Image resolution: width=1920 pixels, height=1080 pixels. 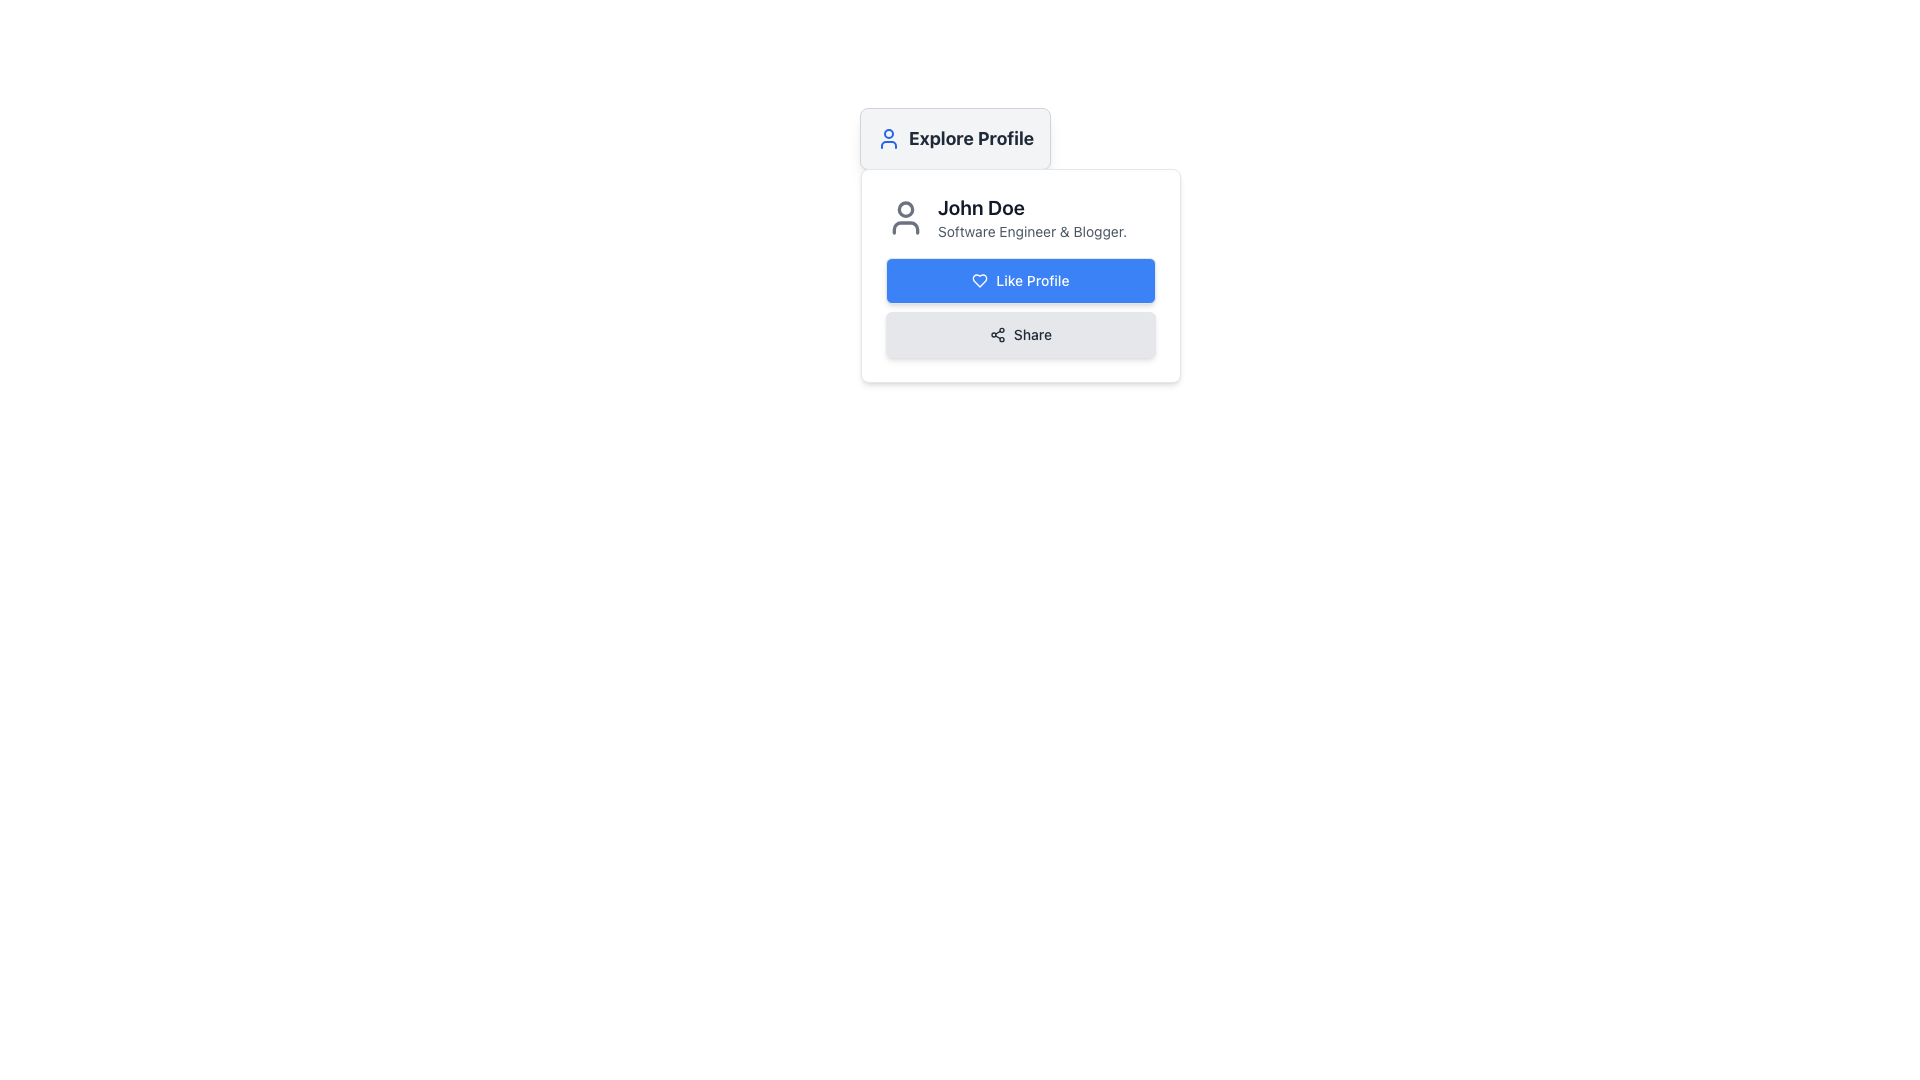 I want to click on the blue outline person icon to the left of the 'Explore Profile' text, so click(x=887, y=137).